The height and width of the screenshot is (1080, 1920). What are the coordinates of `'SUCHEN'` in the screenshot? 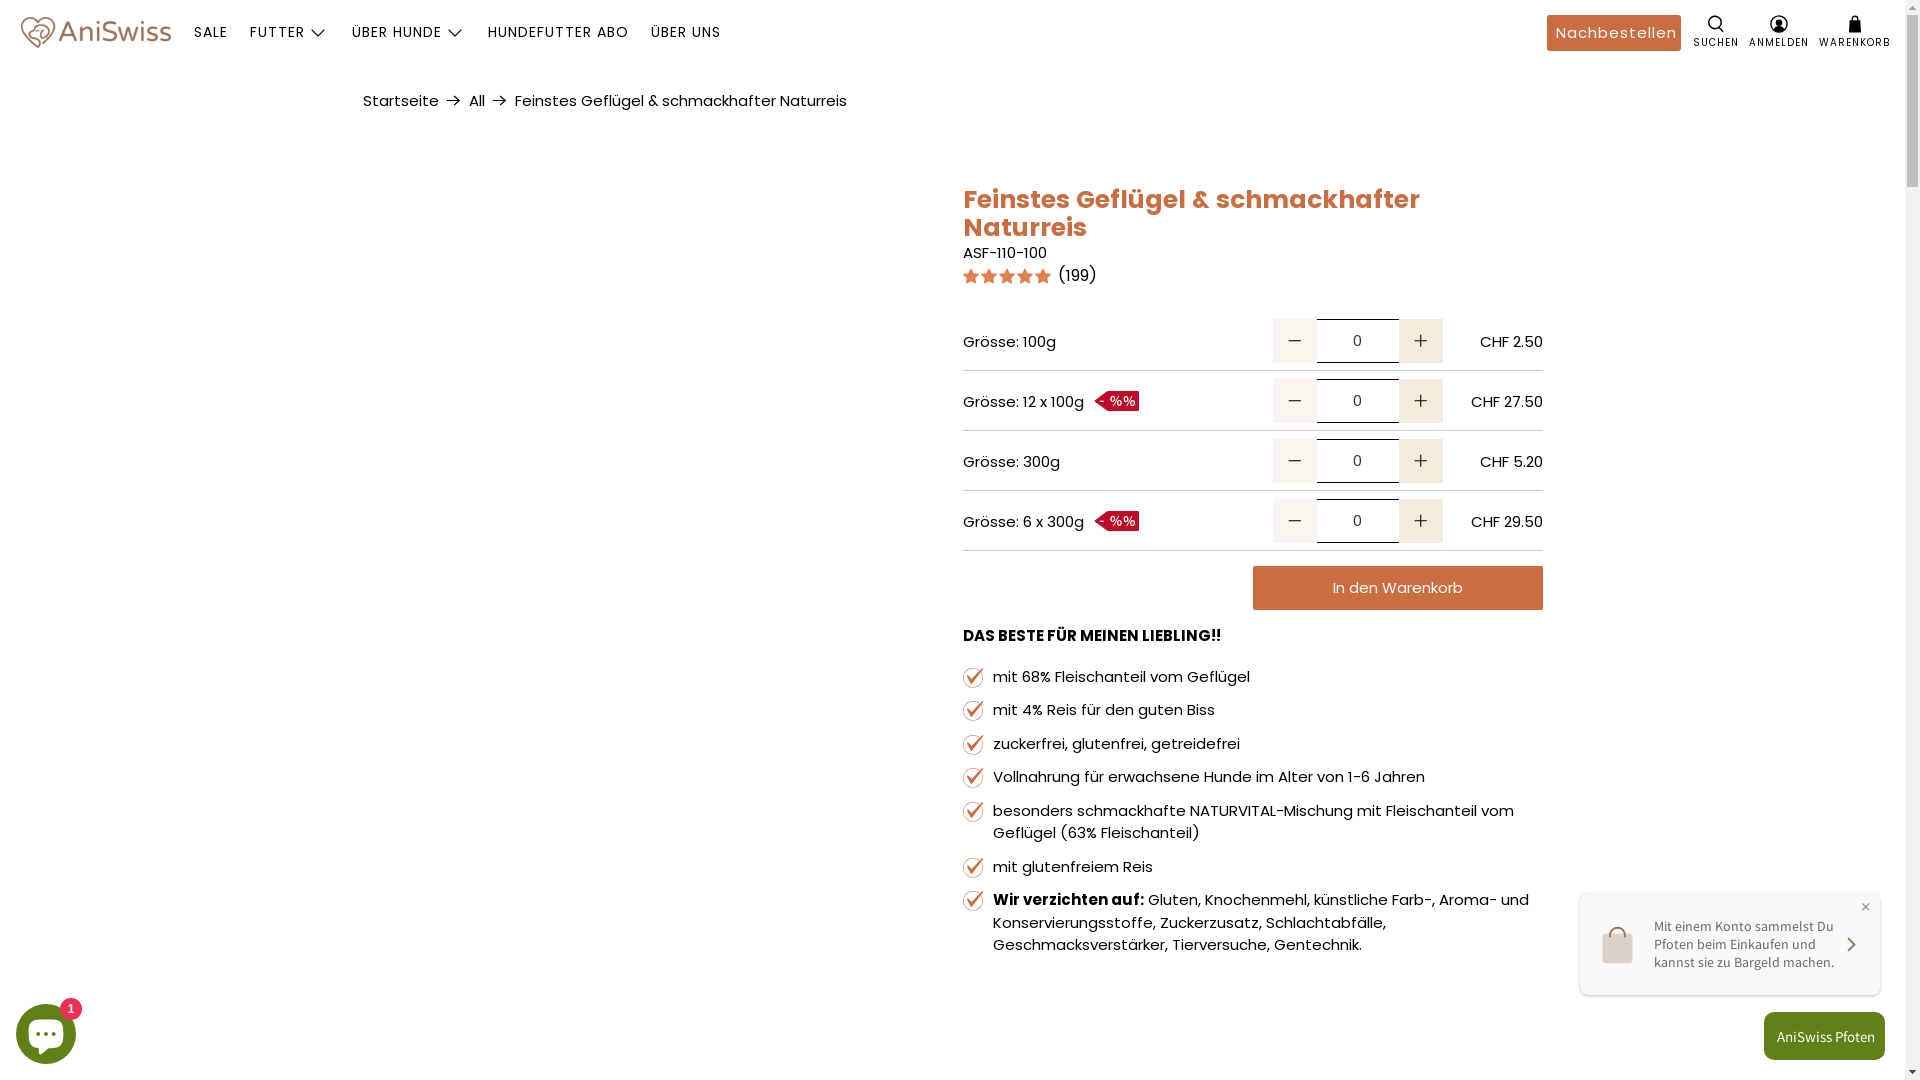 It's located at (1715, 33).